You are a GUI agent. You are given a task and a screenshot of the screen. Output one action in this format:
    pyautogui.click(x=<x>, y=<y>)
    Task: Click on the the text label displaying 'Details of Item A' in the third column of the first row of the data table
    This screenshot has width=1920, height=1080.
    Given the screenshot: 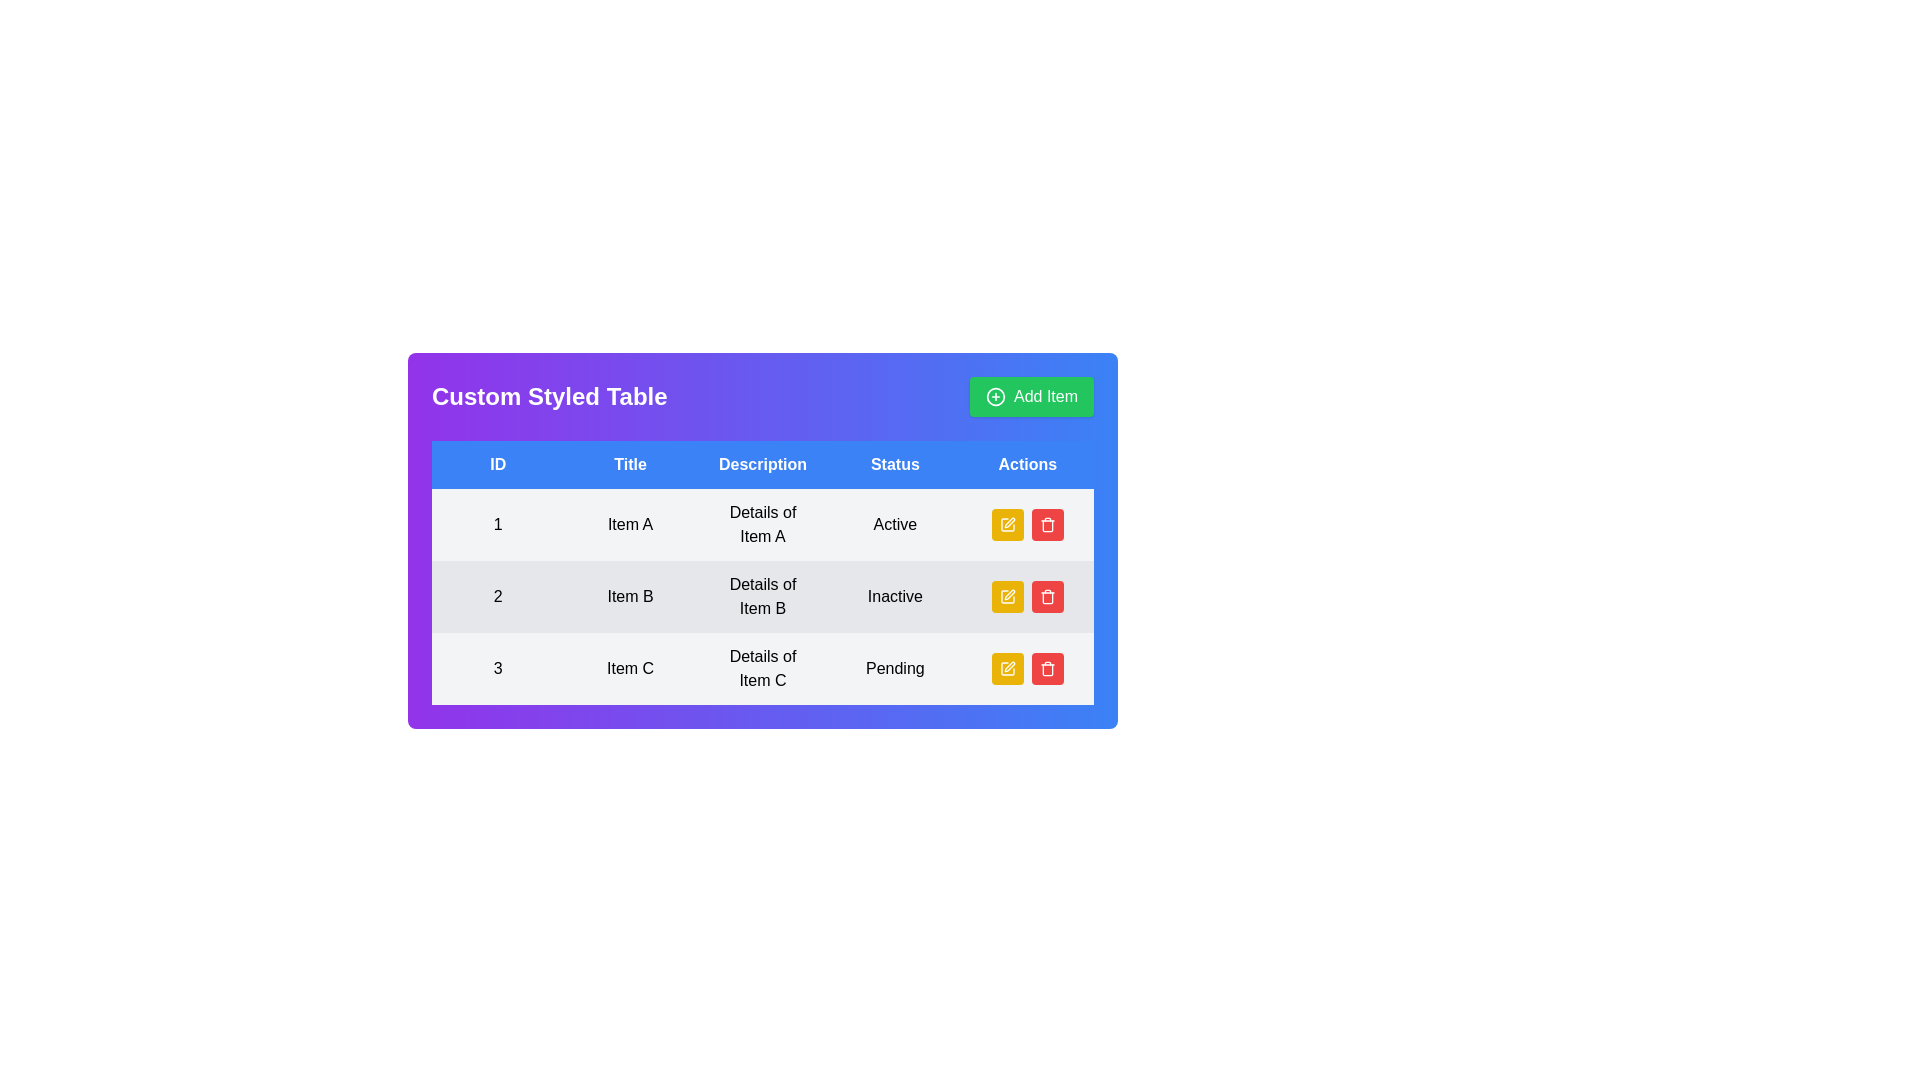 What is the action you would take?
    pyautogui.click(x=762, y=523)
    